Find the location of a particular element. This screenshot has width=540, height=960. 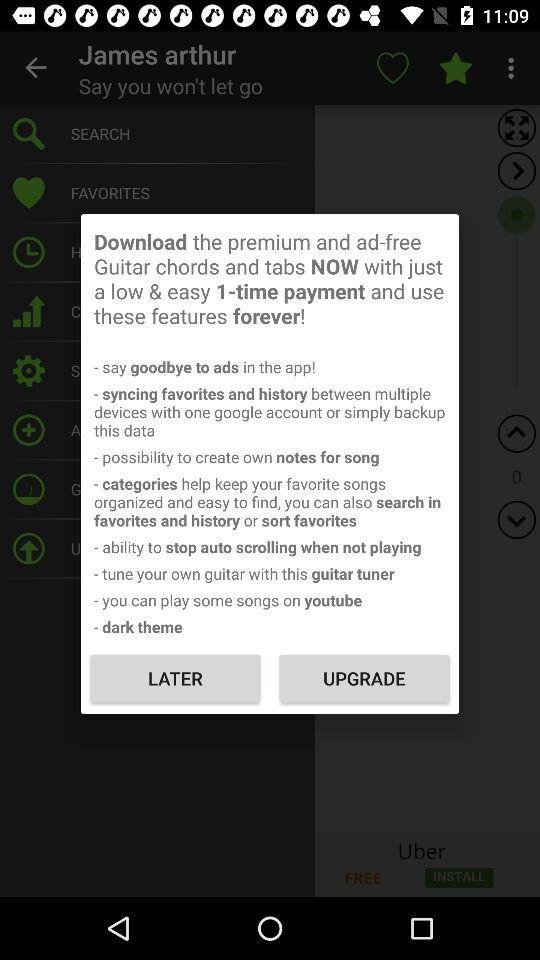

the upgrade is located at coordinates (363, 678).